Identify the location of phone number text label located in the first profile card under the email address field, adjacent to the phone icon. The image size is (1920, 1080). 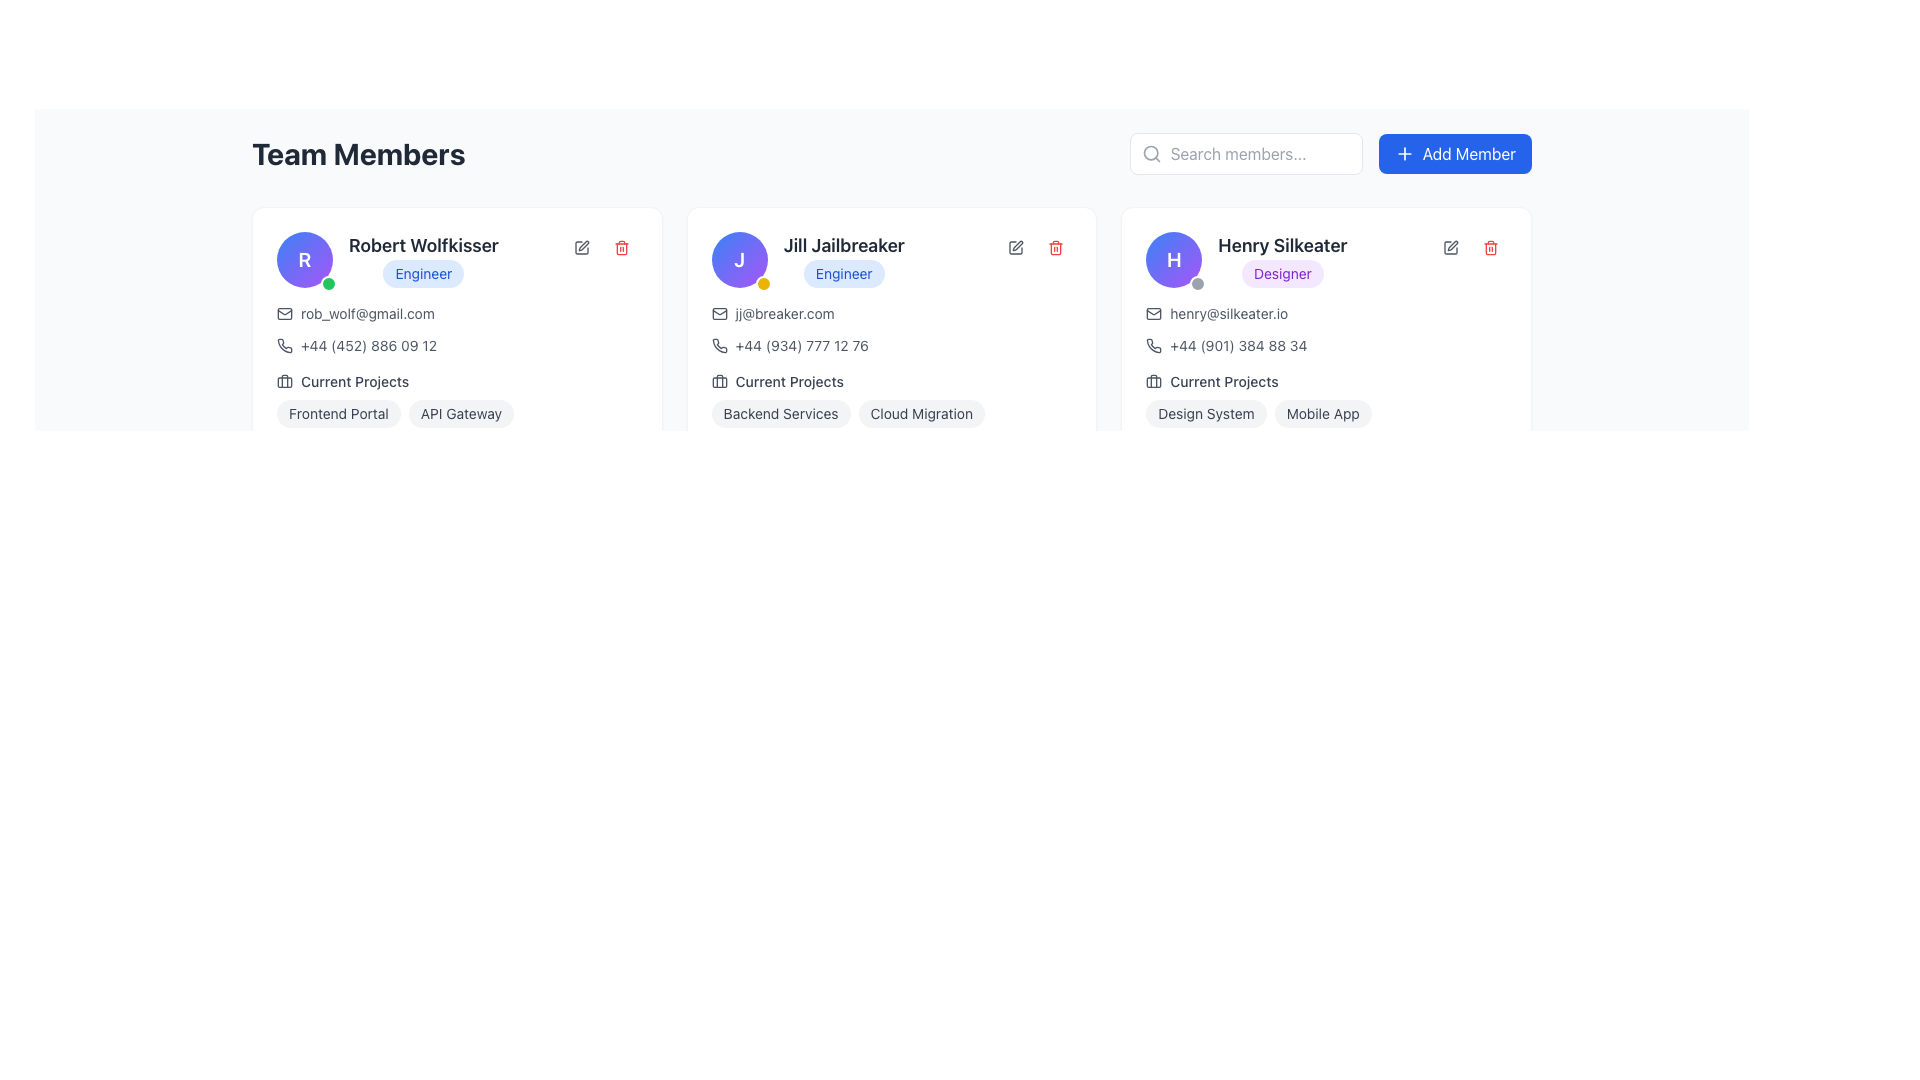
(369, 345).